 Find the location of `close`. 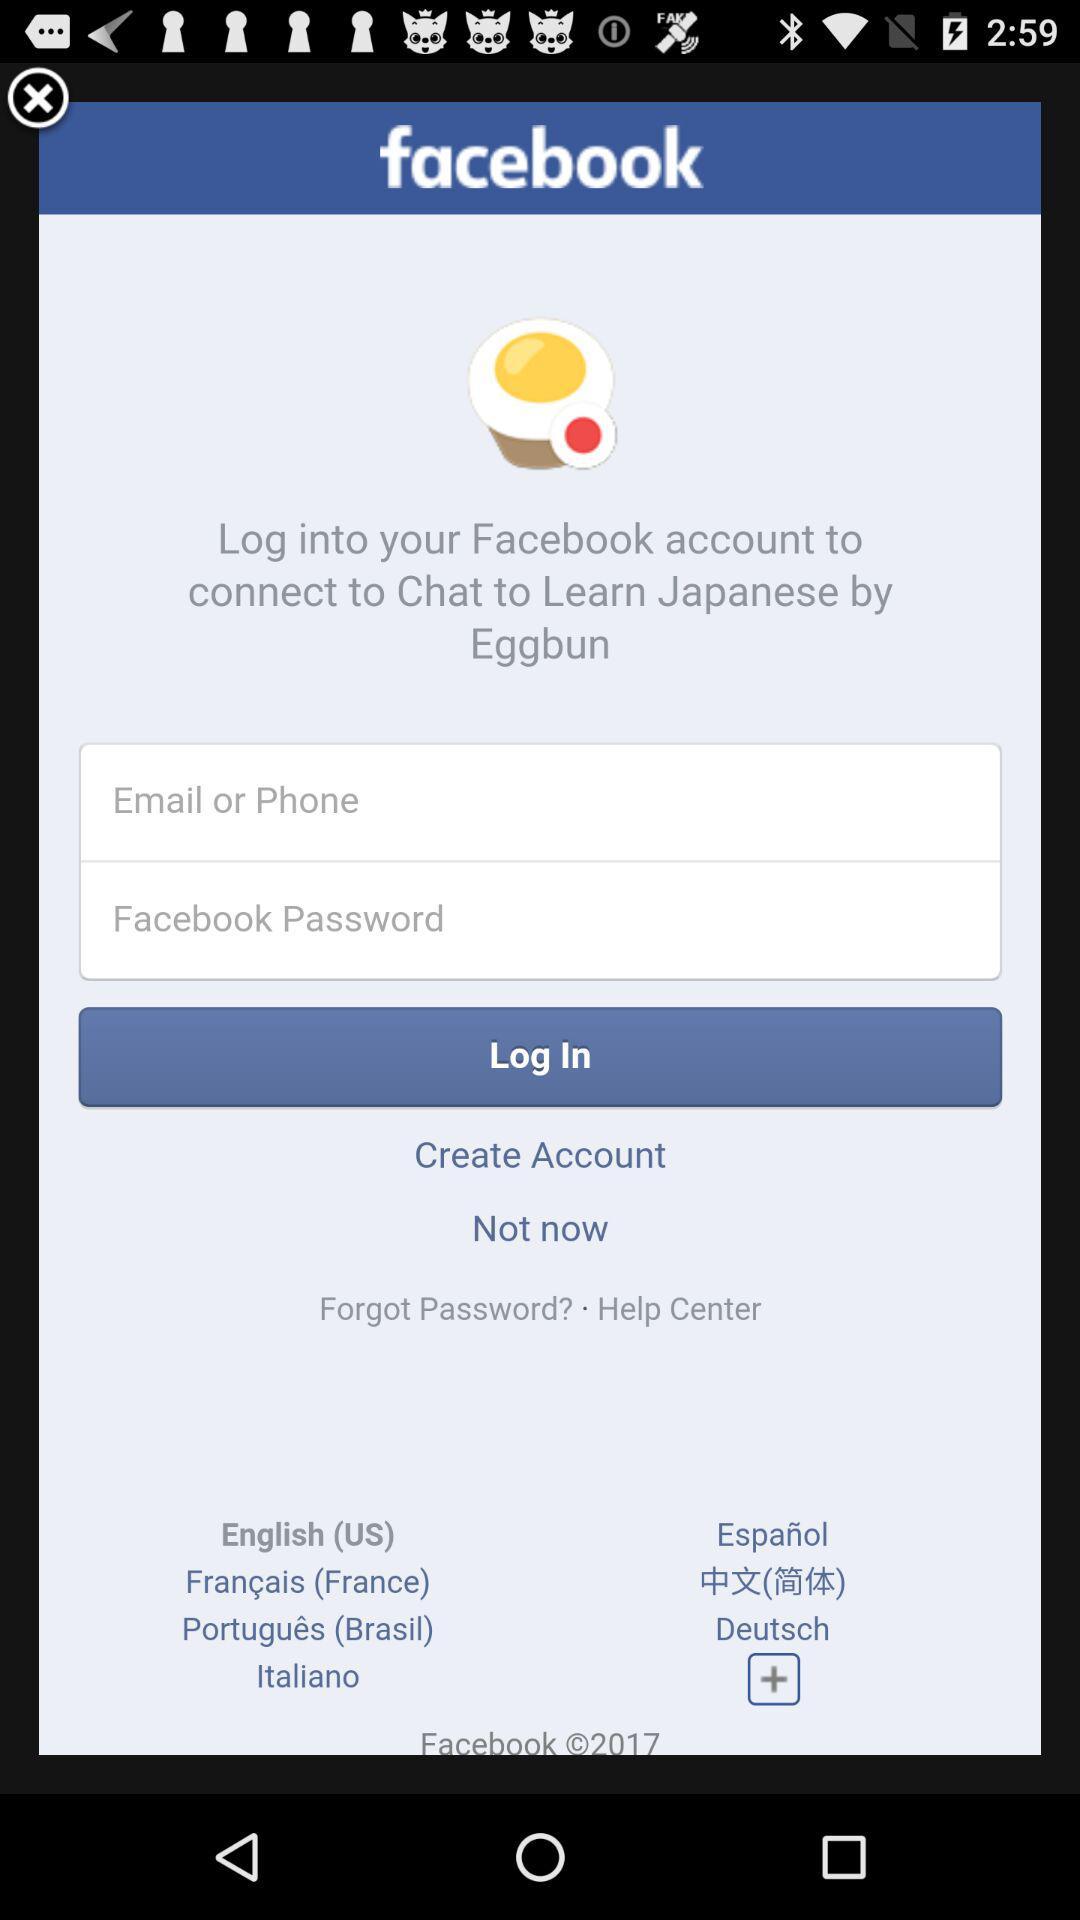

close is located at coordinates (38, 100).